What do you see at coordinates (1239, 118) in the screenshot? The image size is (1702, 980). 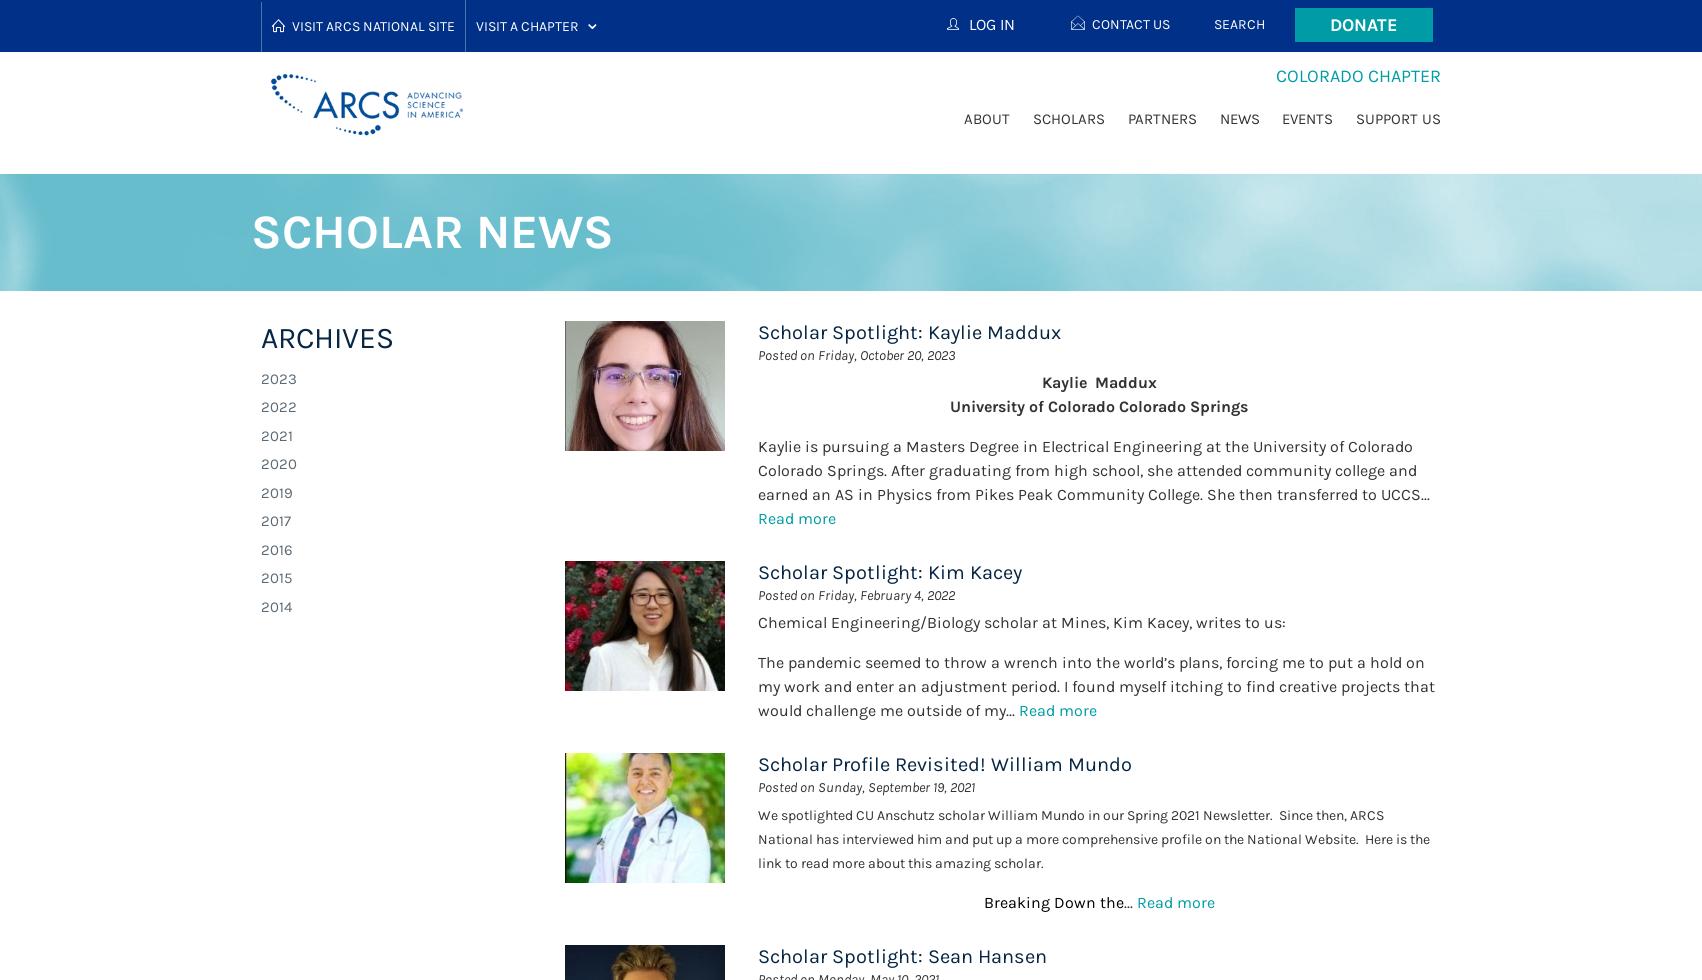 I see `'News'` at bounding box center [1239, 118].